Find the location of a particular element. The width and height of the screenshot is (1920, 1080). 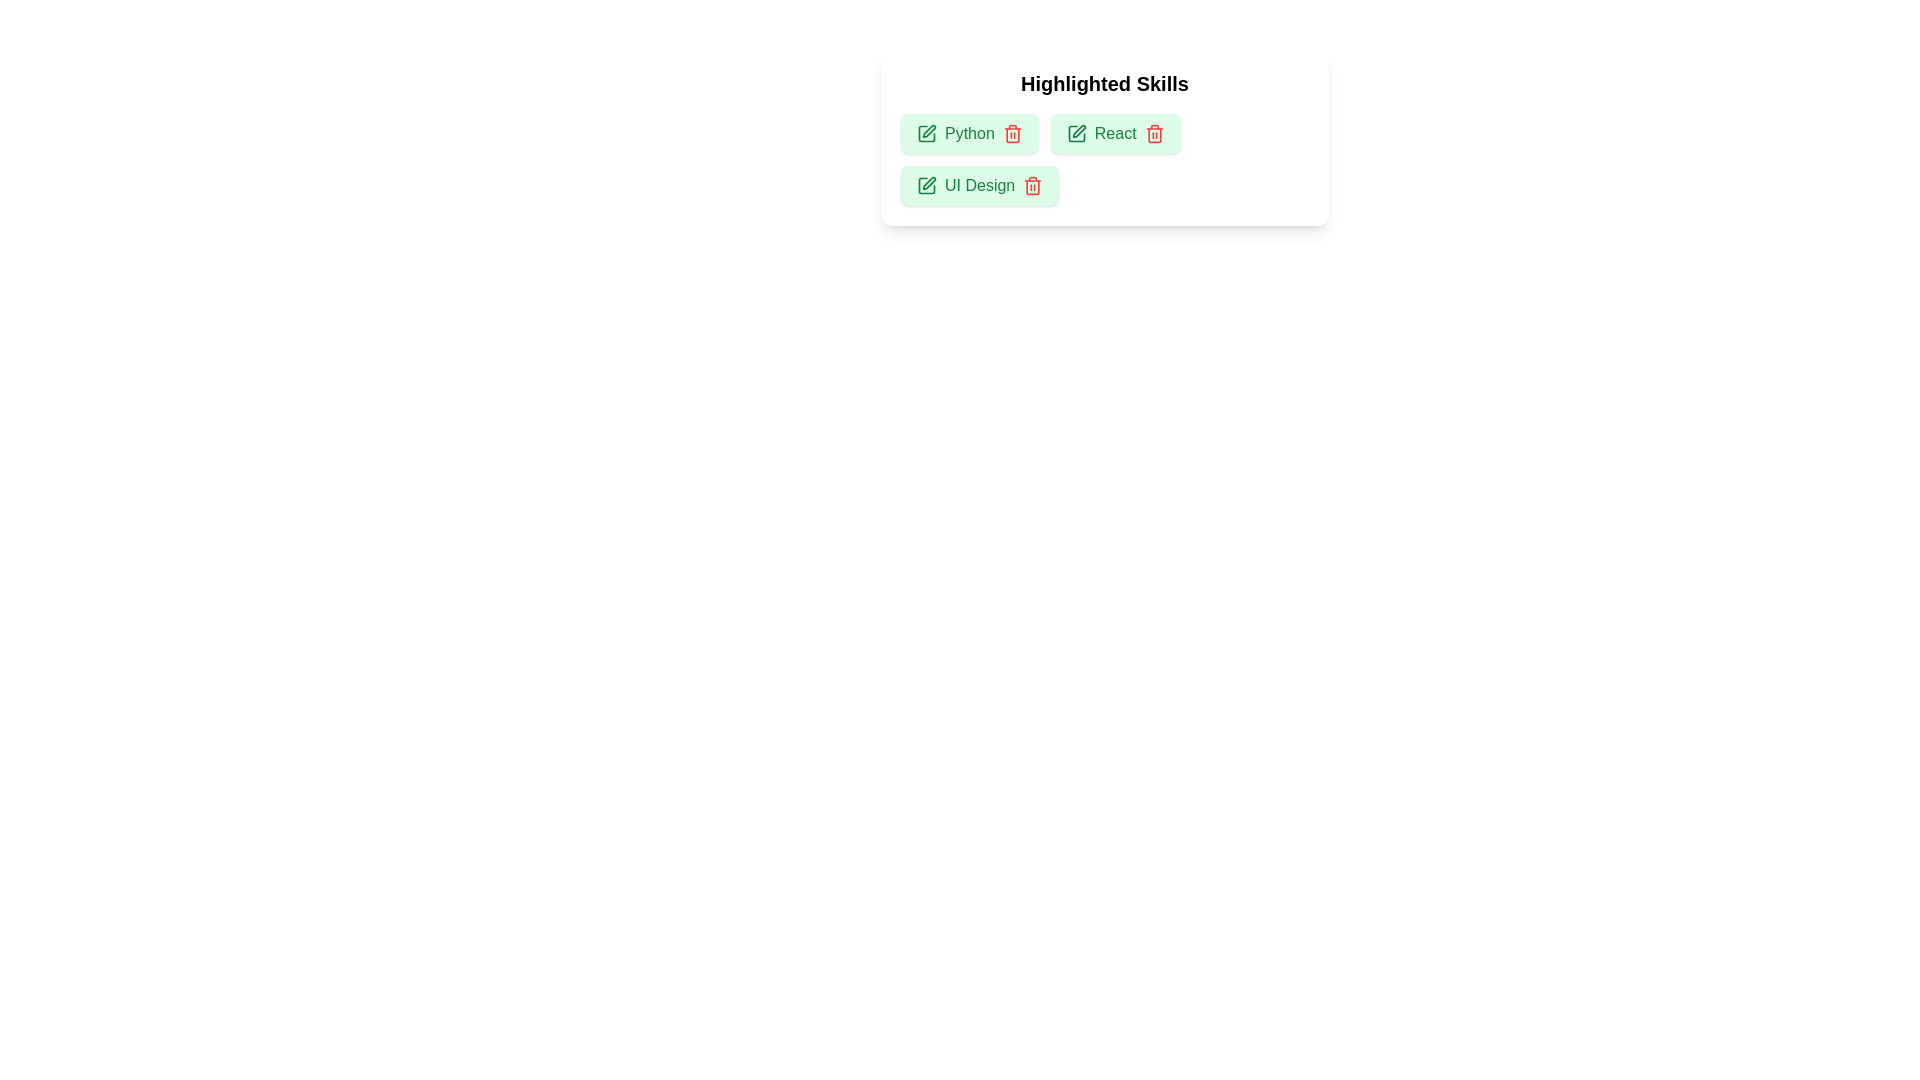

the skill React to inspect the UI reaction is located at coordinates (1114, 134).